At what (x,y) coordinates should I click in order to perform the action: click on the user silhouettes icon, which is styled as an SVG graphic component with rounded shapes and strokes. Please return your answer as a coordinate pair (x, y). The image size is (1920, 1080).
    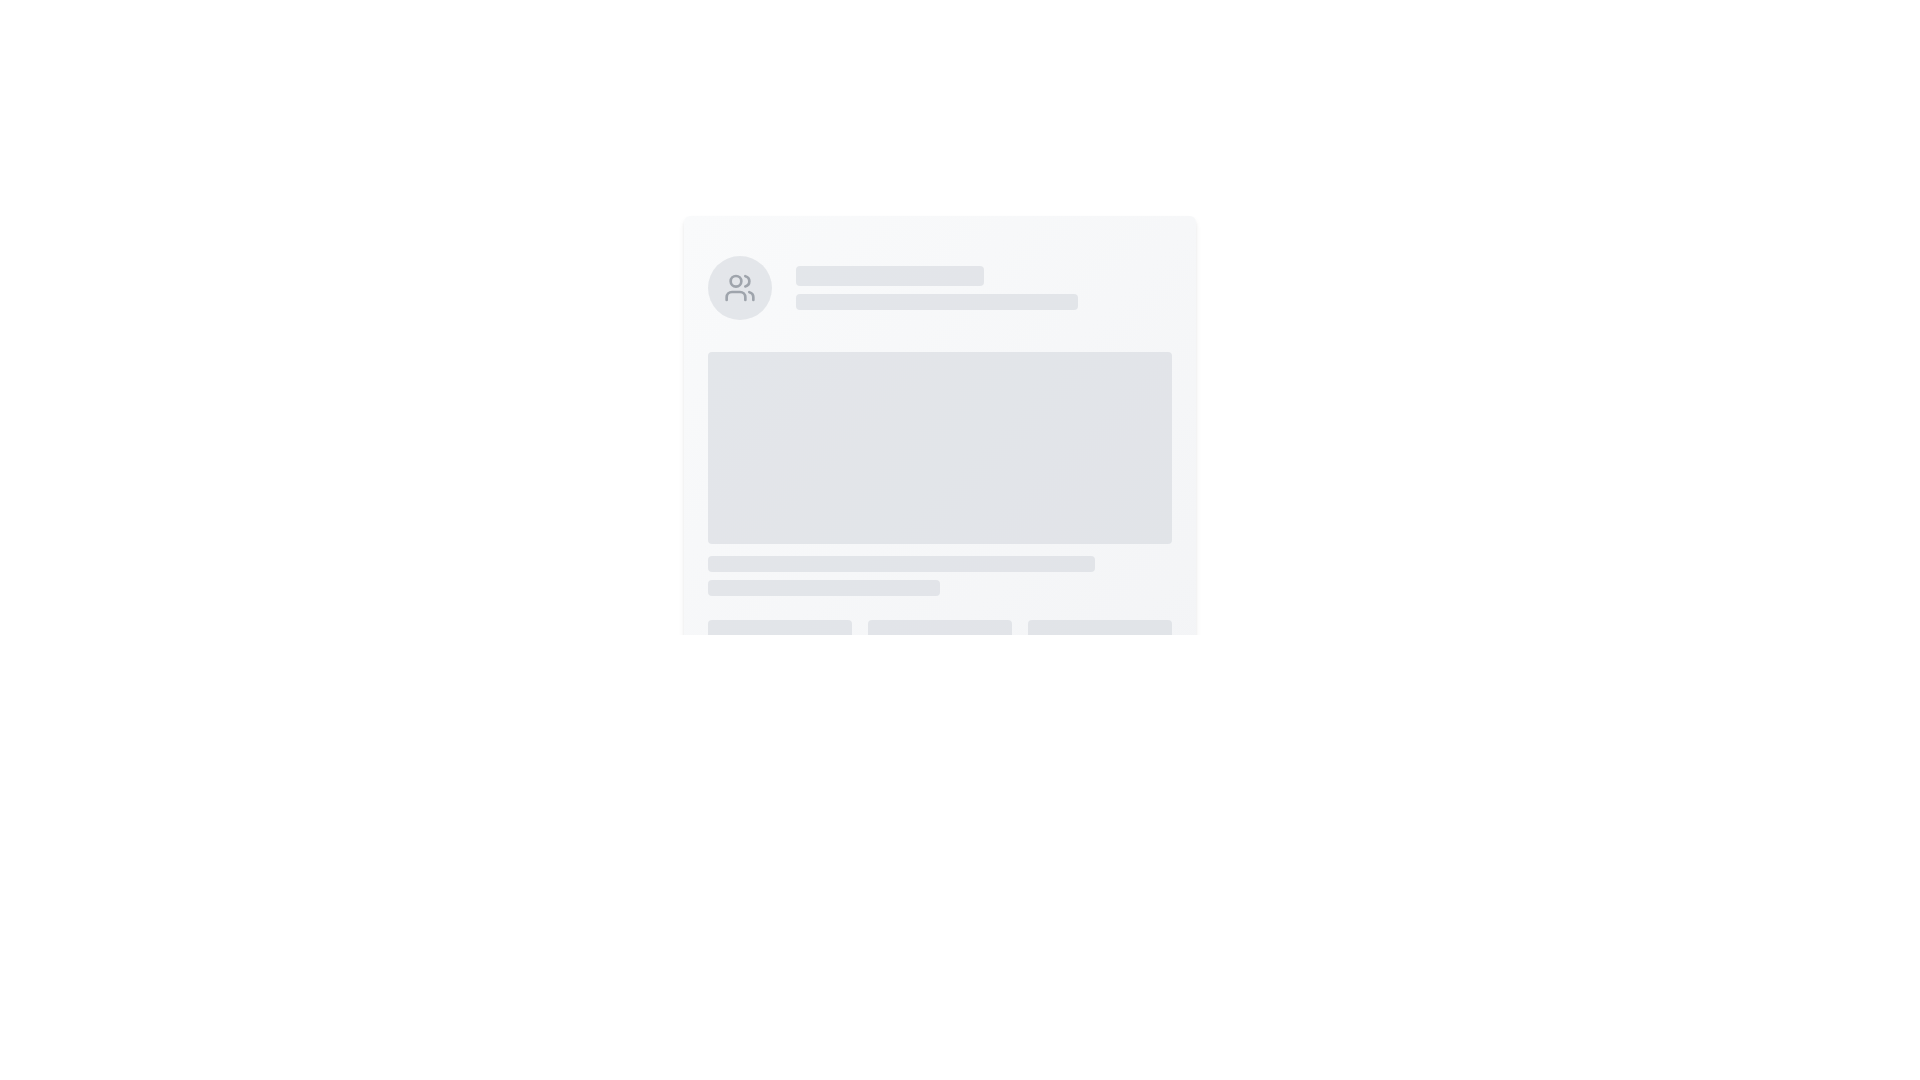
    Looking at the image, I should click on (738, 288).